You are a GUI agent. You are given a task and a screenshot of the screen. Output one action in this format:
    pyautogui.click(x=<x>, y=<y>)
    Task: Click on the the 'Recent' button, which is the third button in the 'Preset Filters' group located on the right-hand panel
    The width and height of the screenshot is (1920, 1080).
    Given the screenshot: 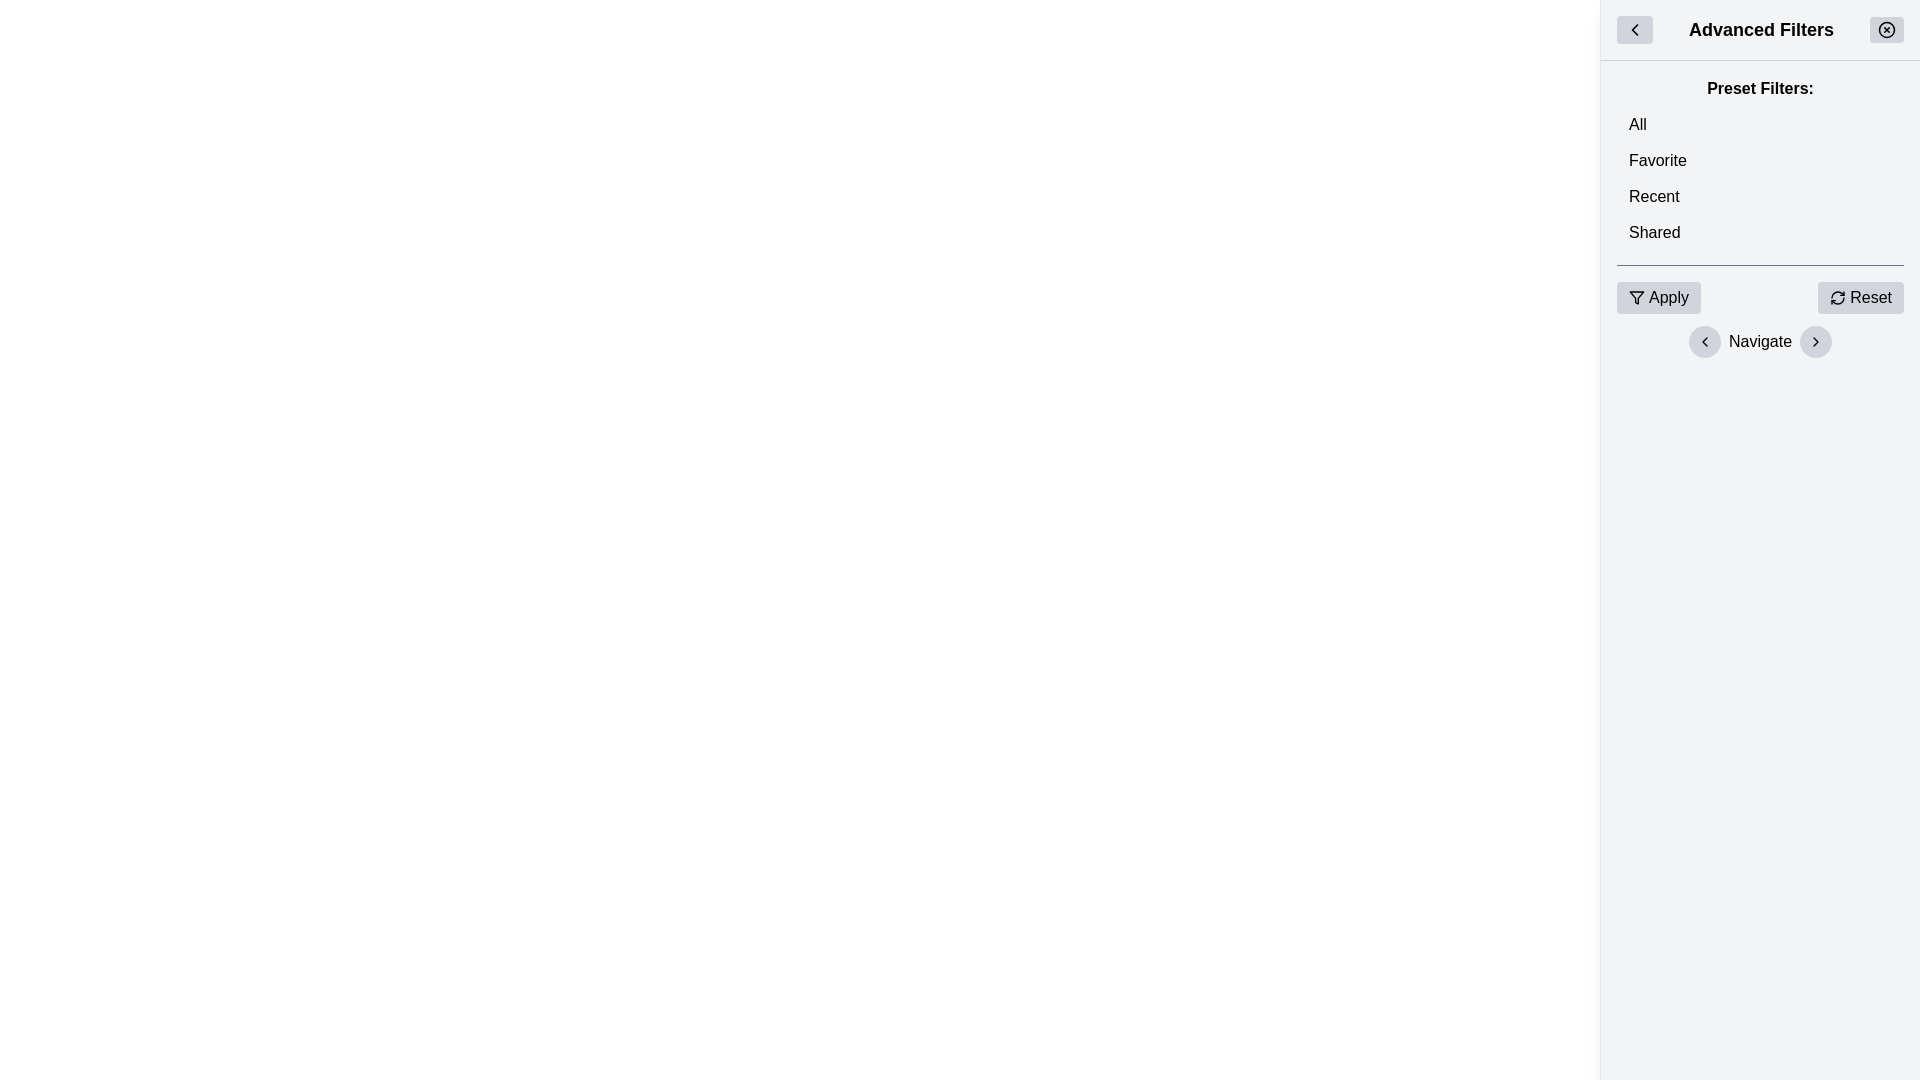 What is the action you would take?
    pyautogui.click(x=1760, y=196)
    